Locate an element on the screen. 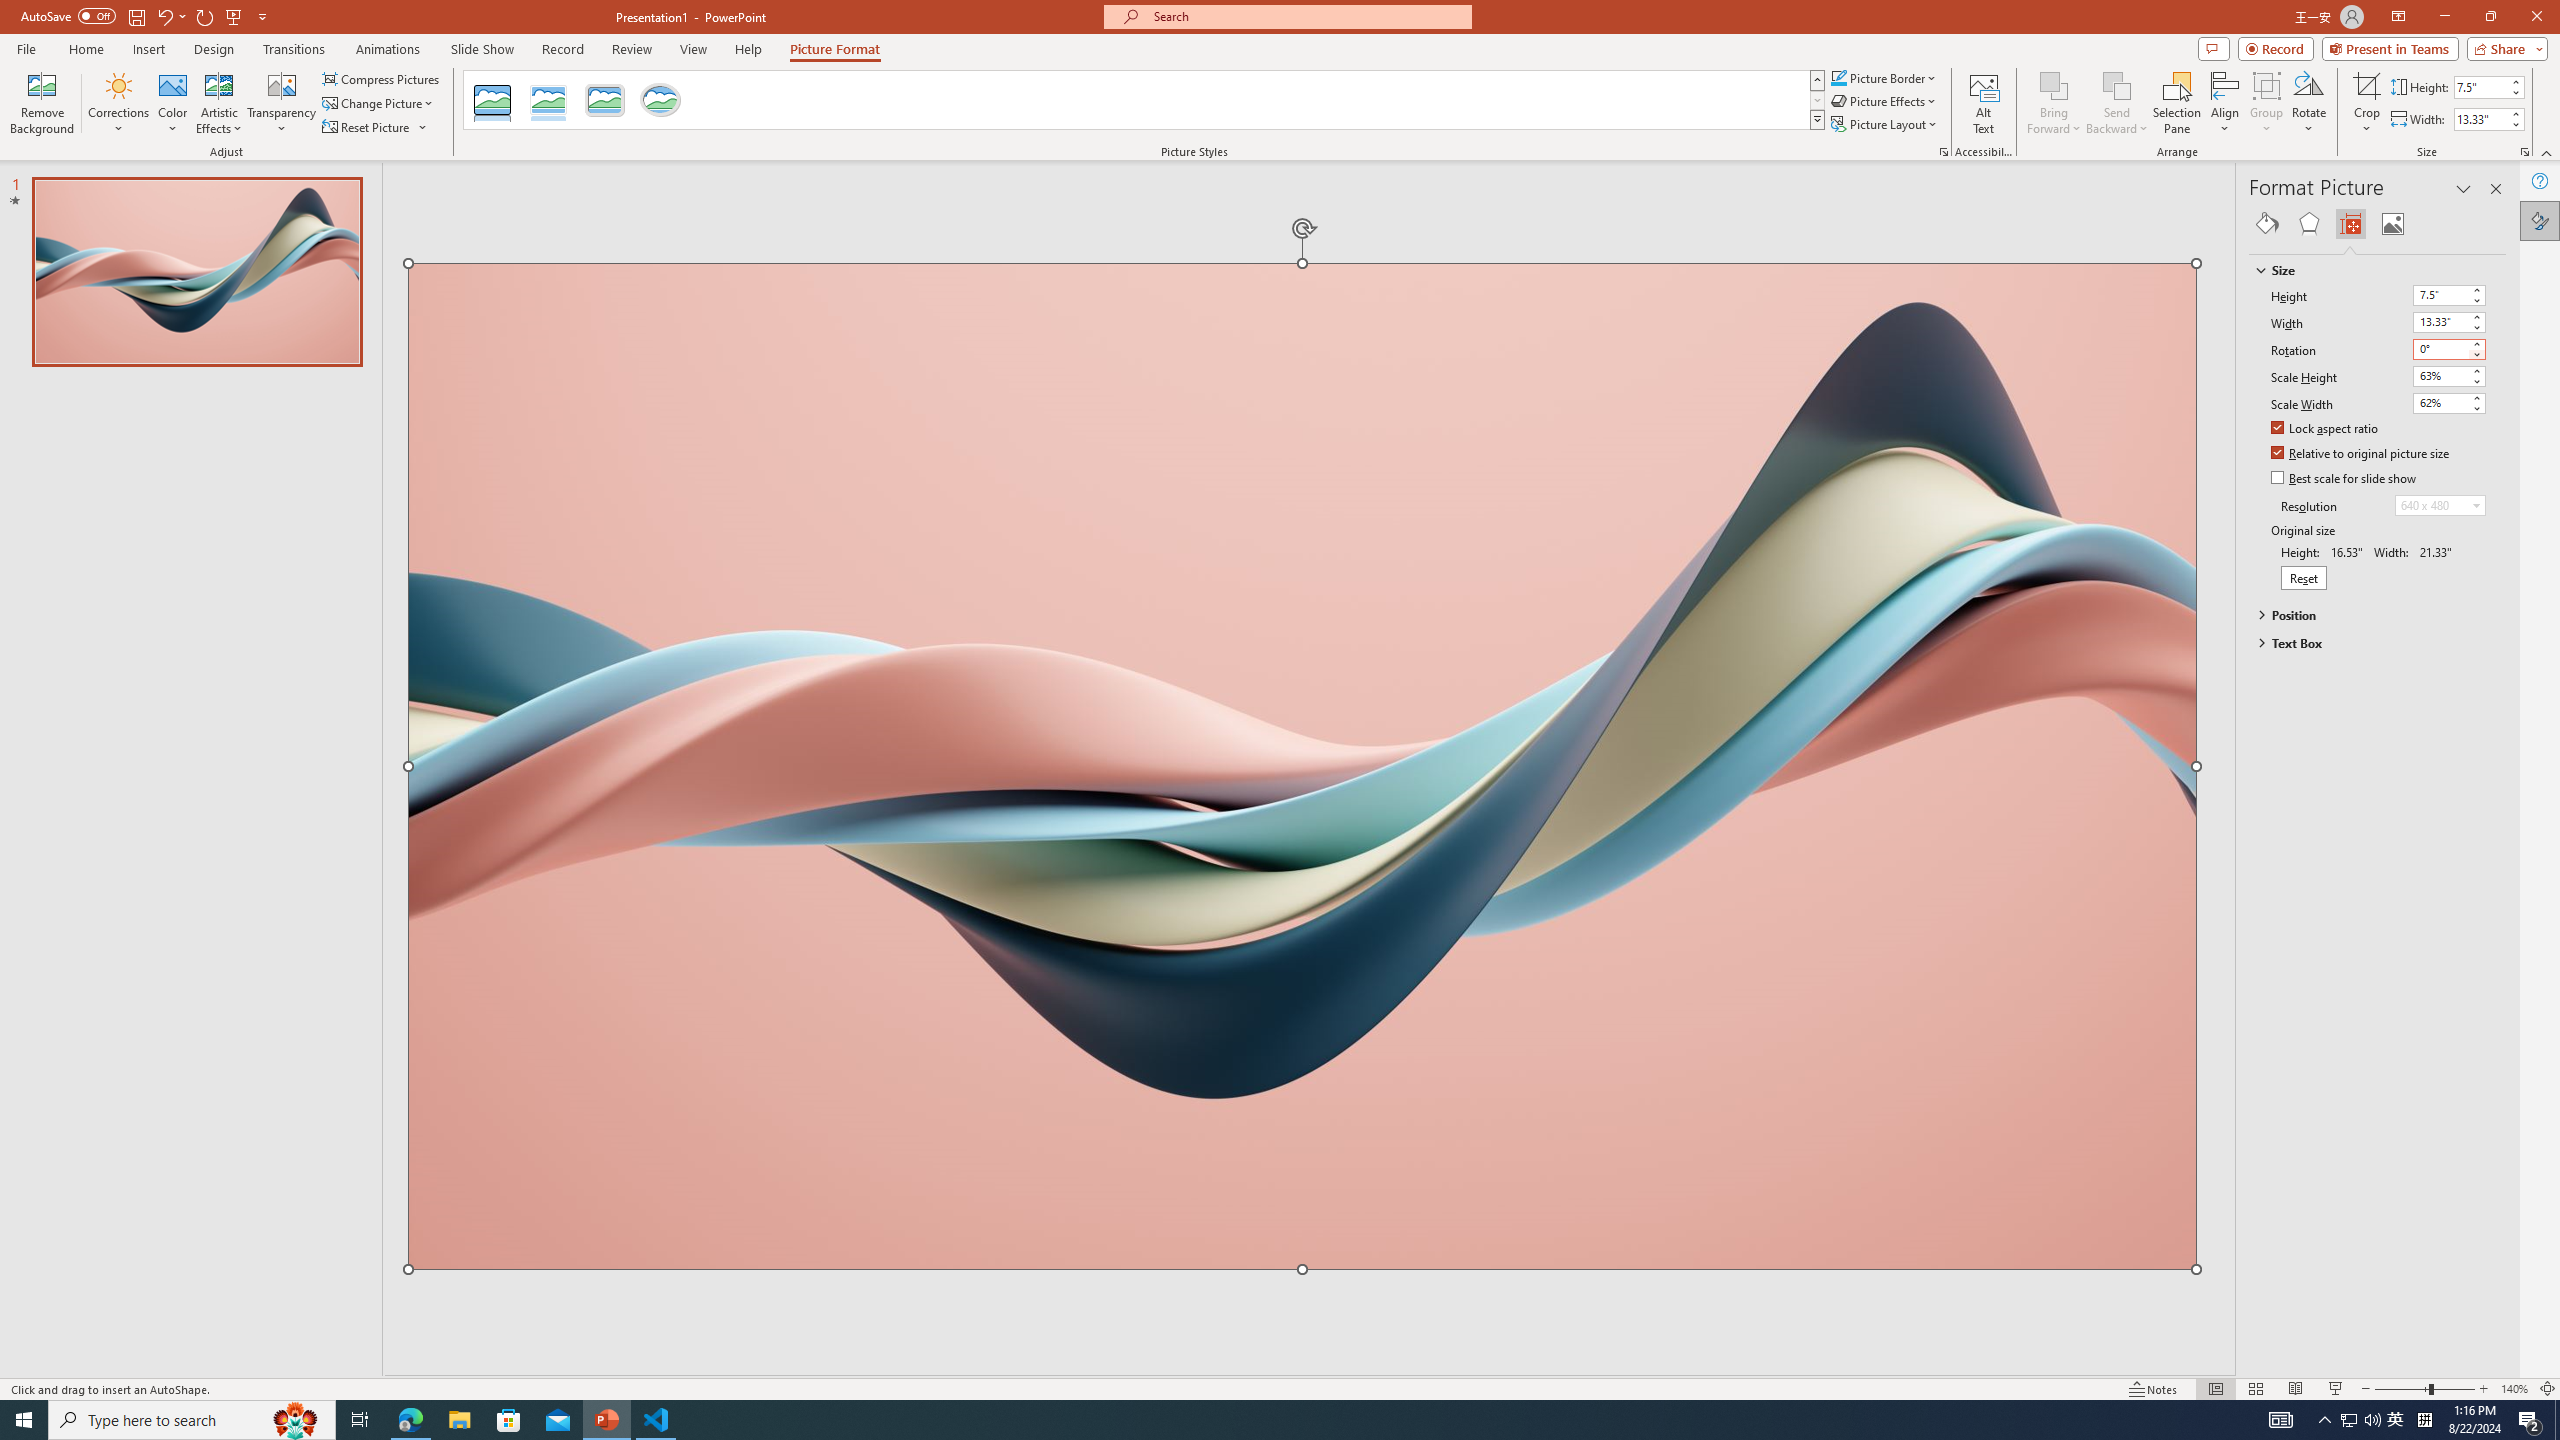 The height and width of the screenshot is (1440, 2560). 'Scale Height' is located at coordinates (2439, 375).